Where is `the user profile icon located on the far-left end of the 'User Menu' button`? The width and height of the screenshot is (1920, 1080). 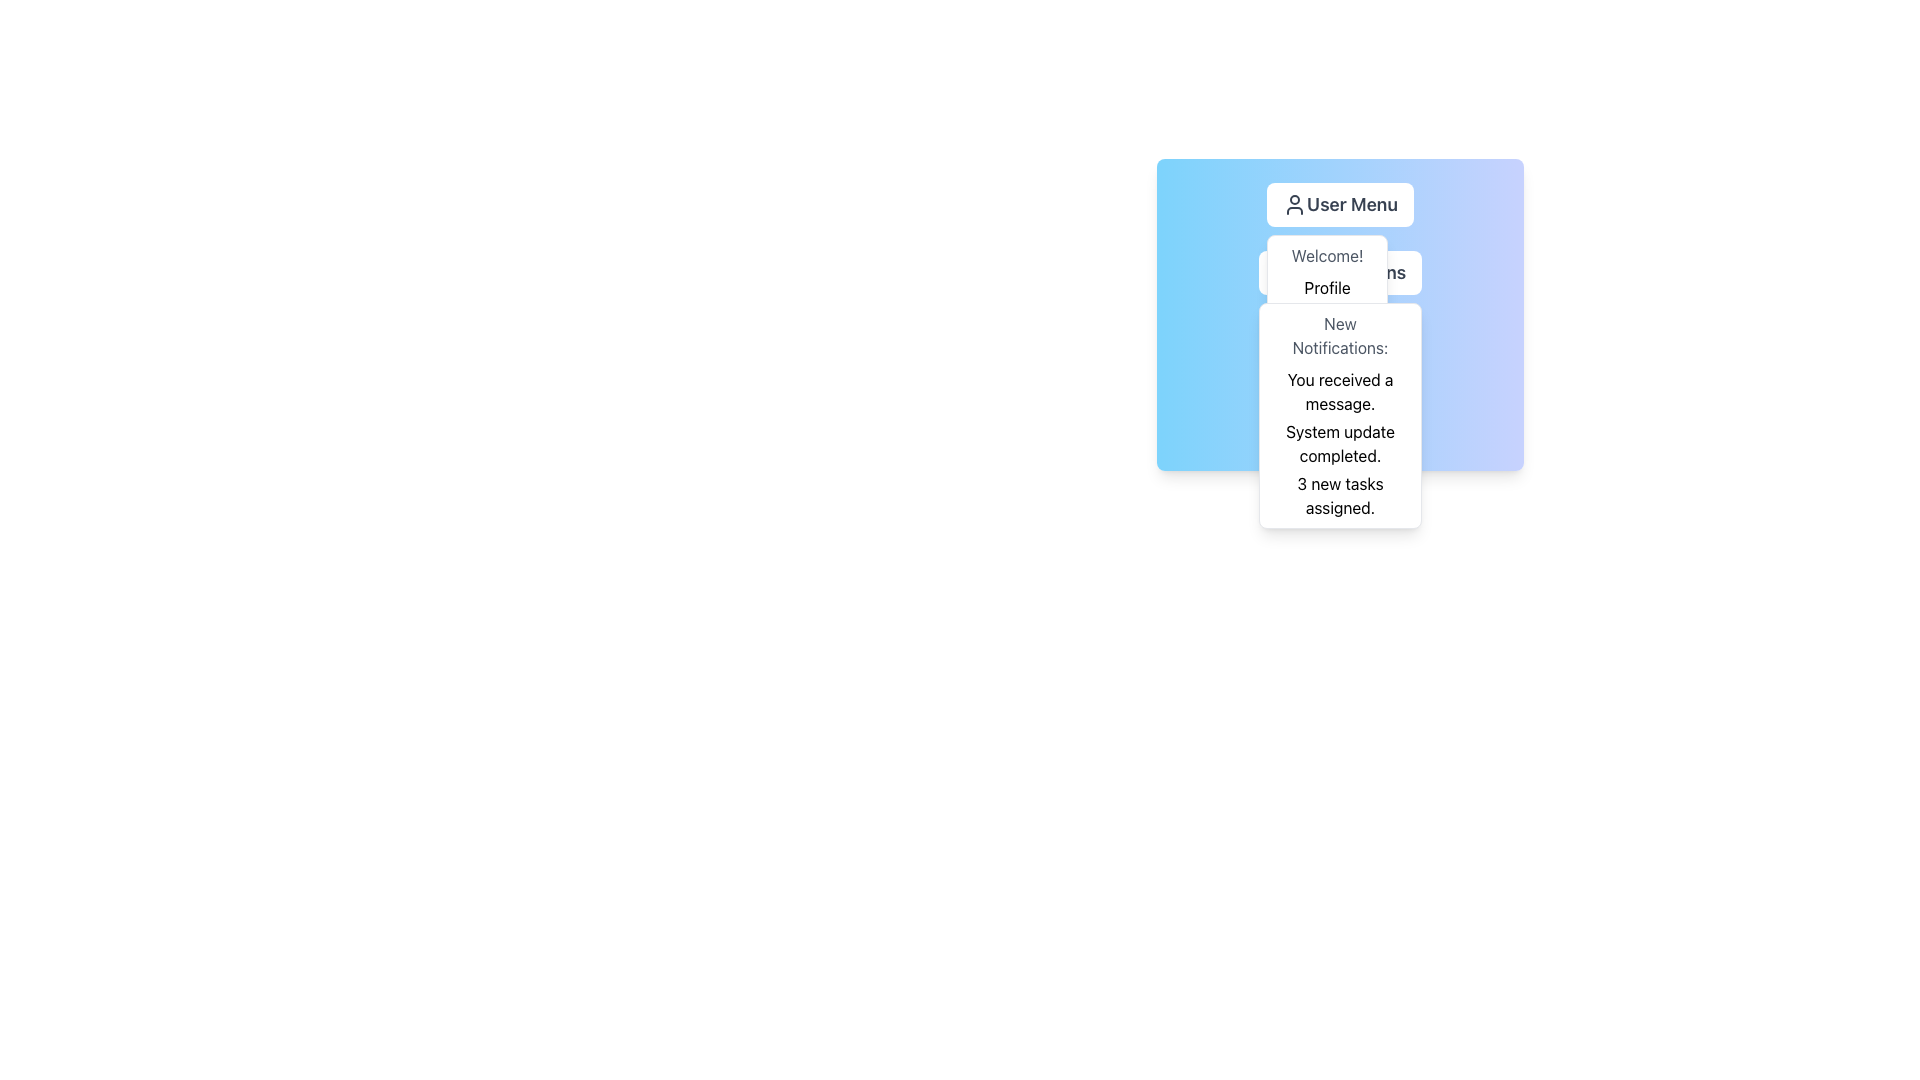 the user profile icon located on the far-left end of the 'User Menu' button is located at coordinates (1295, 204).